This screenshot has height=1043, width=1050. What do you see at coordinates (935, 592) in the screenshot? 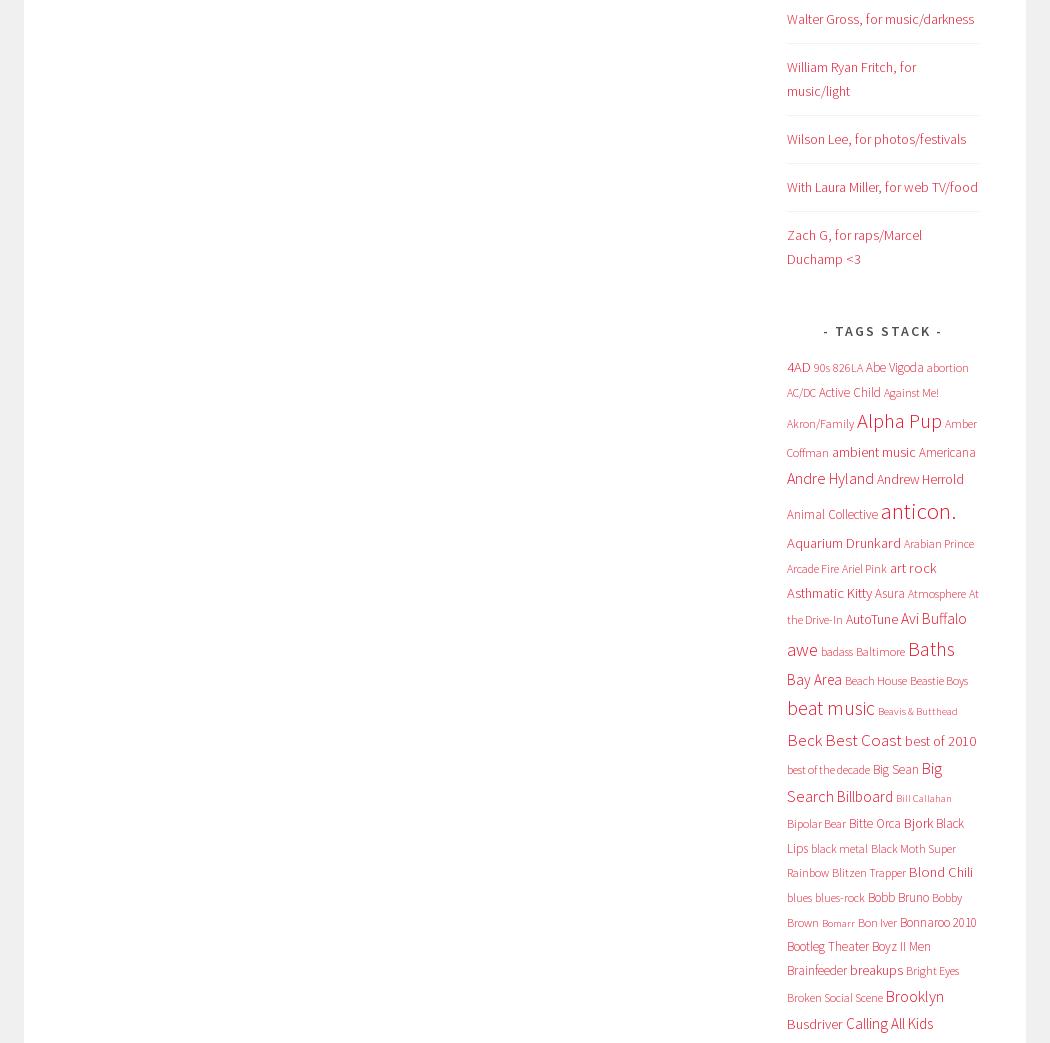
I see `'Atmosphere'` at bounding box center [935, 592].